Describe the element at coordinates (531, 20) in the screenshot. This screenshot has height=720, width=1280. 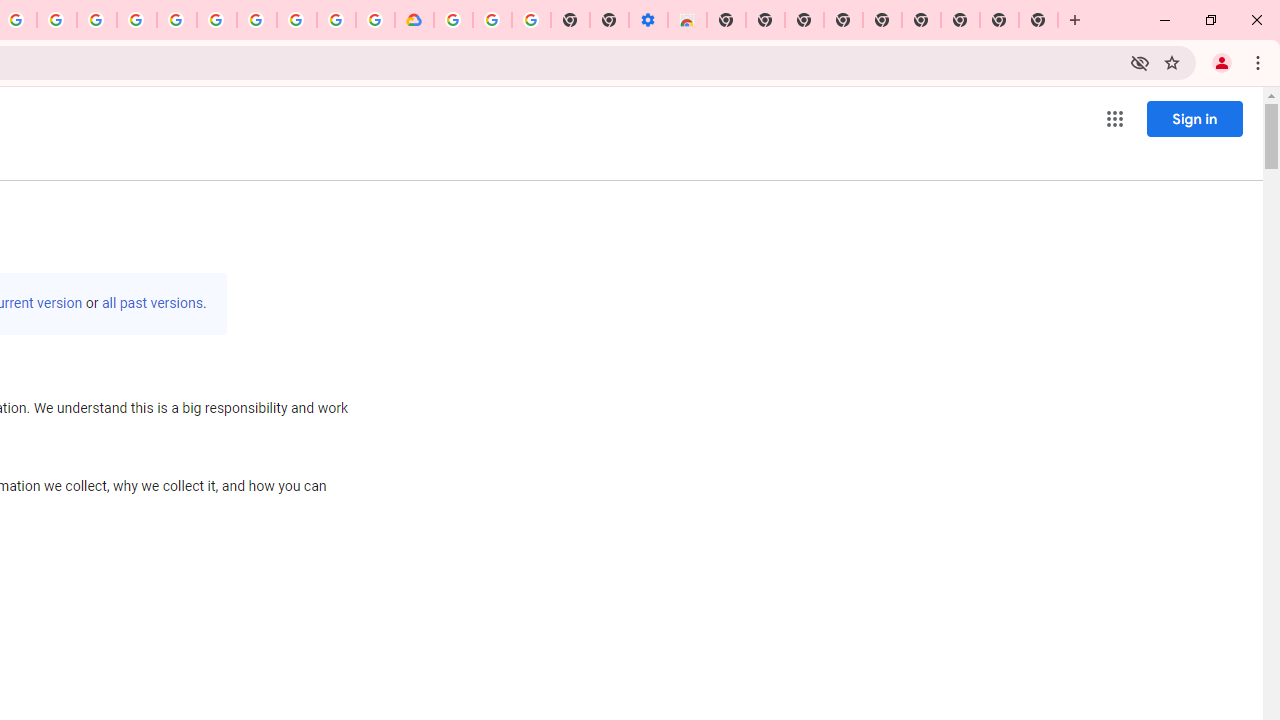
I see `'Turn cookies on or off - Computer - Google Account Help'` at that location.